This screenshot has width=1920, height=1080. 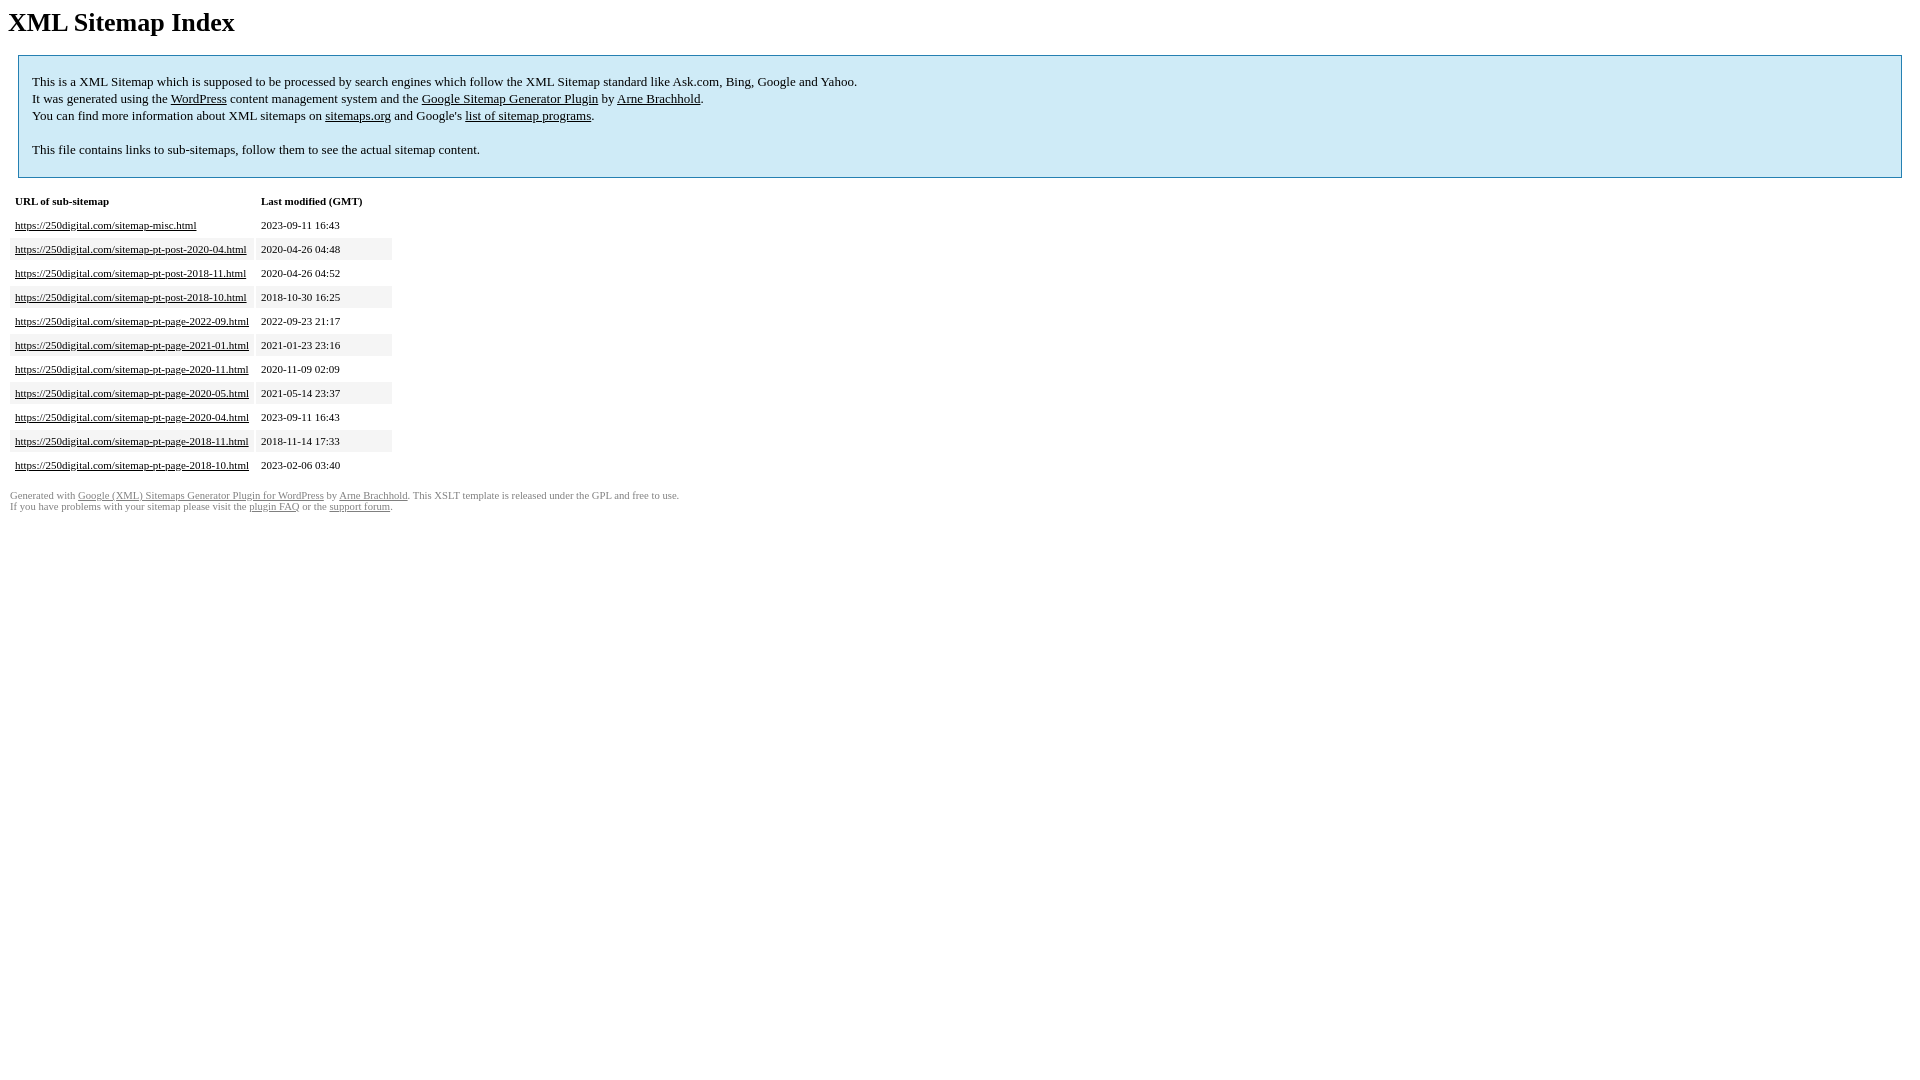 I want to click on 'sitemaps.org', so click(x=325, y=115).